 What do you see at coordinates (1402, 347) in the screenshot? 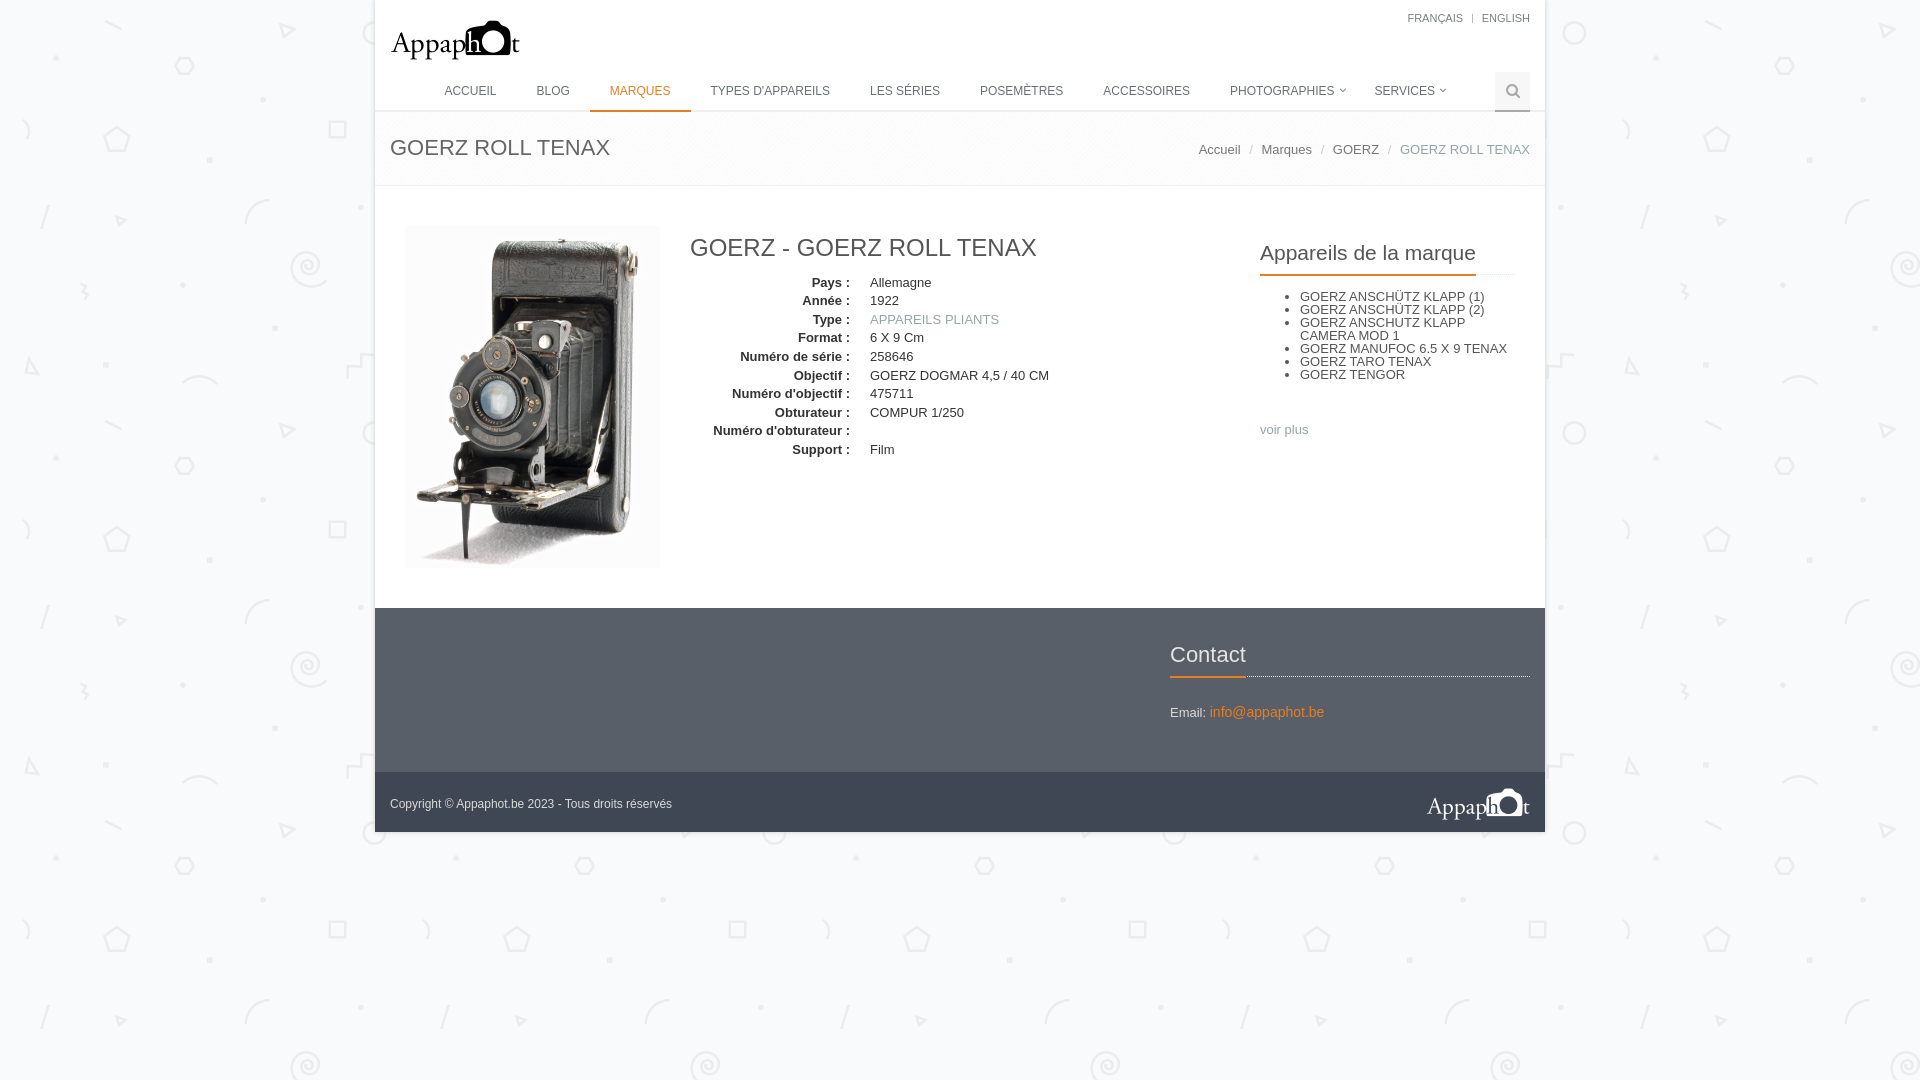
I see `'GOERZ MANUFOC 6.5 X 9 TENAX'` at bounding box center [1402, 347].